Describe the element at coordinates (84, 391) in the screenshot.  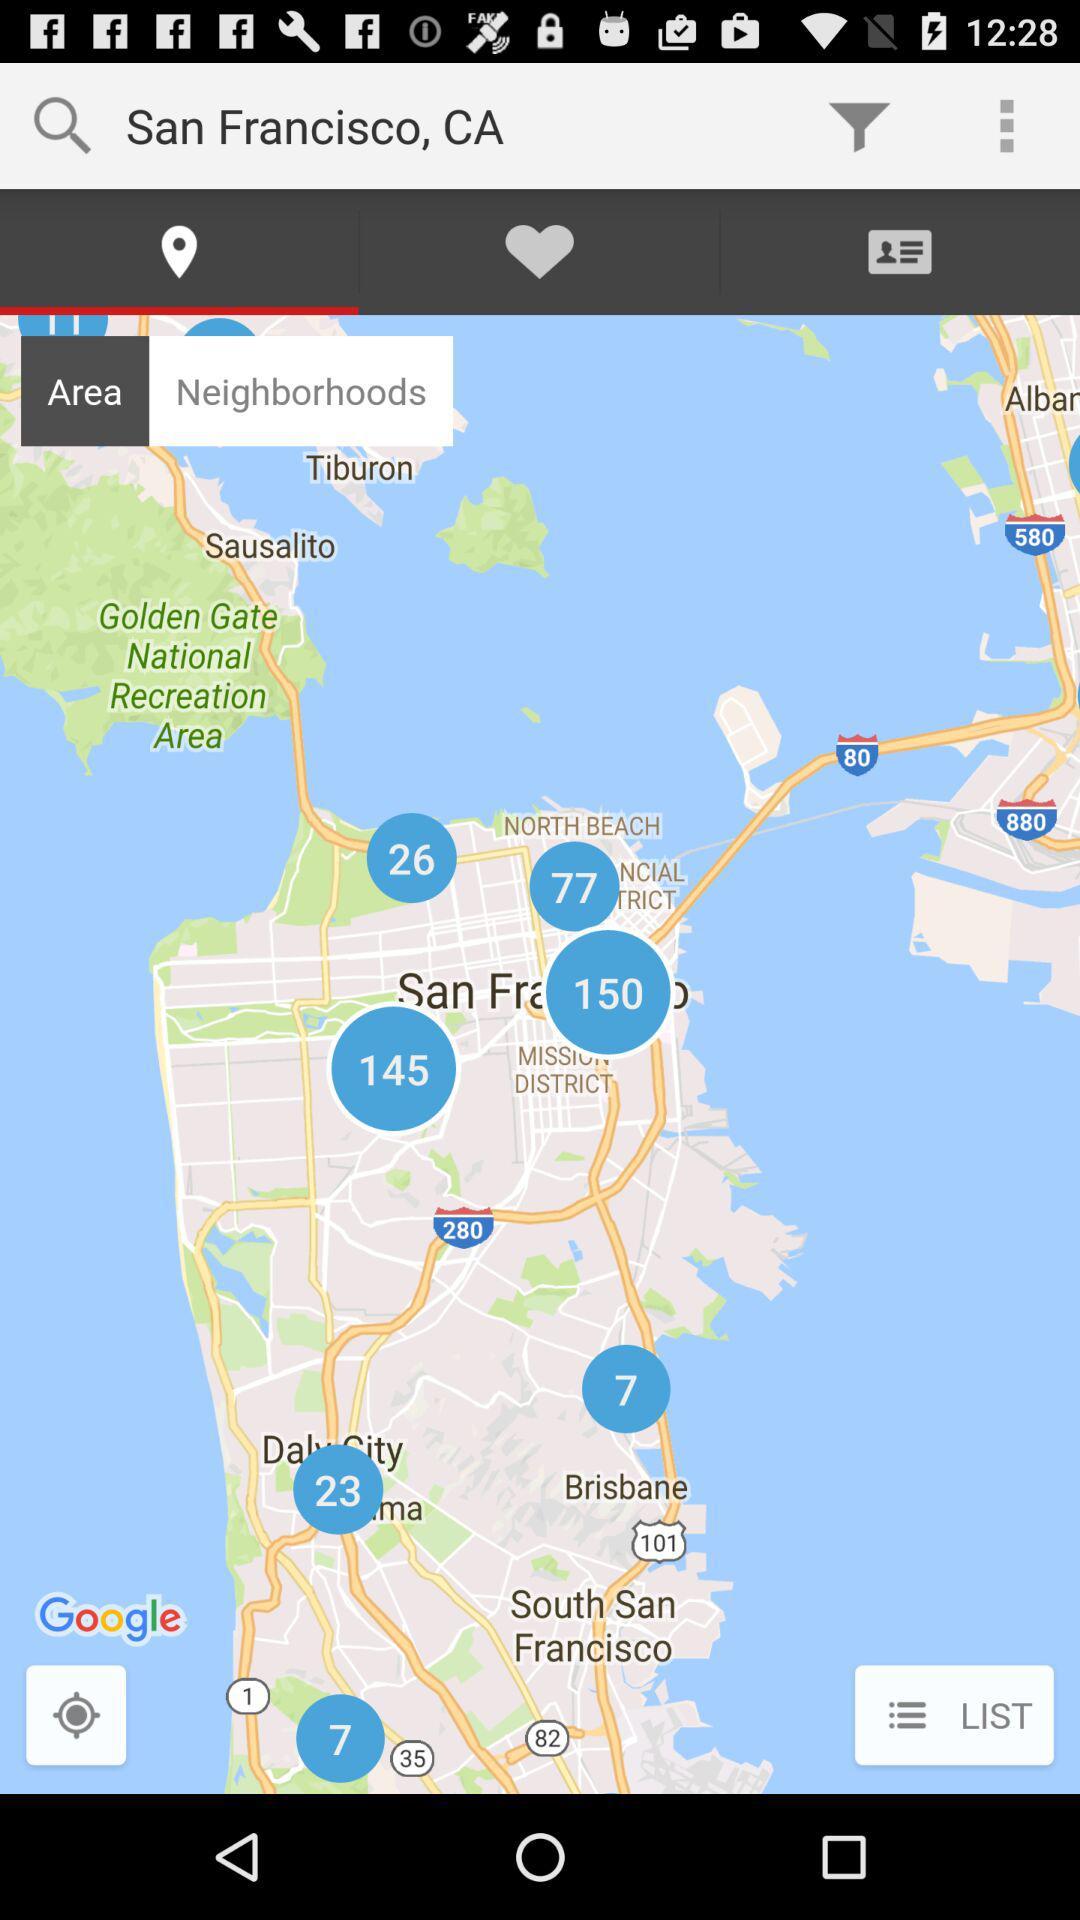
I see `area item` at that location.